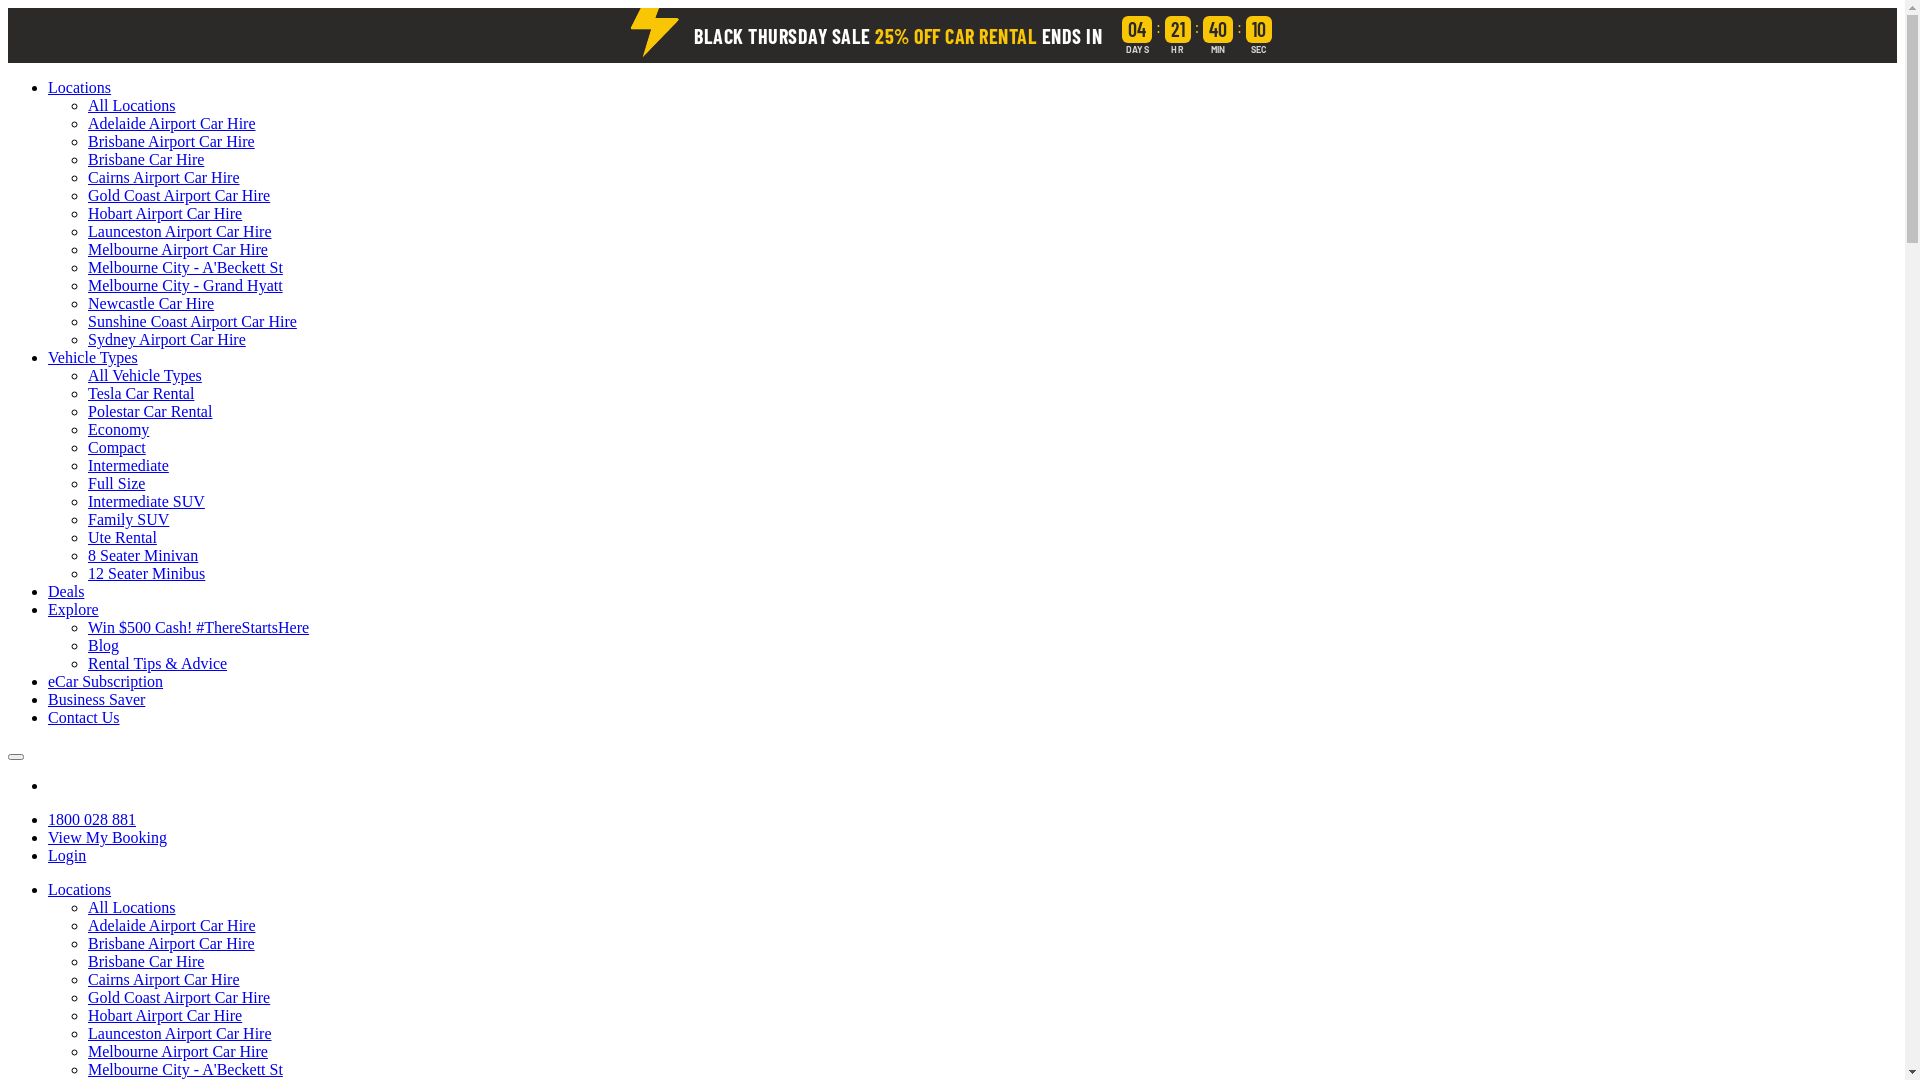 The image size is (1920, 1080). I want to click on 'Melbourne Airport Car Hire', so click(177, 248).